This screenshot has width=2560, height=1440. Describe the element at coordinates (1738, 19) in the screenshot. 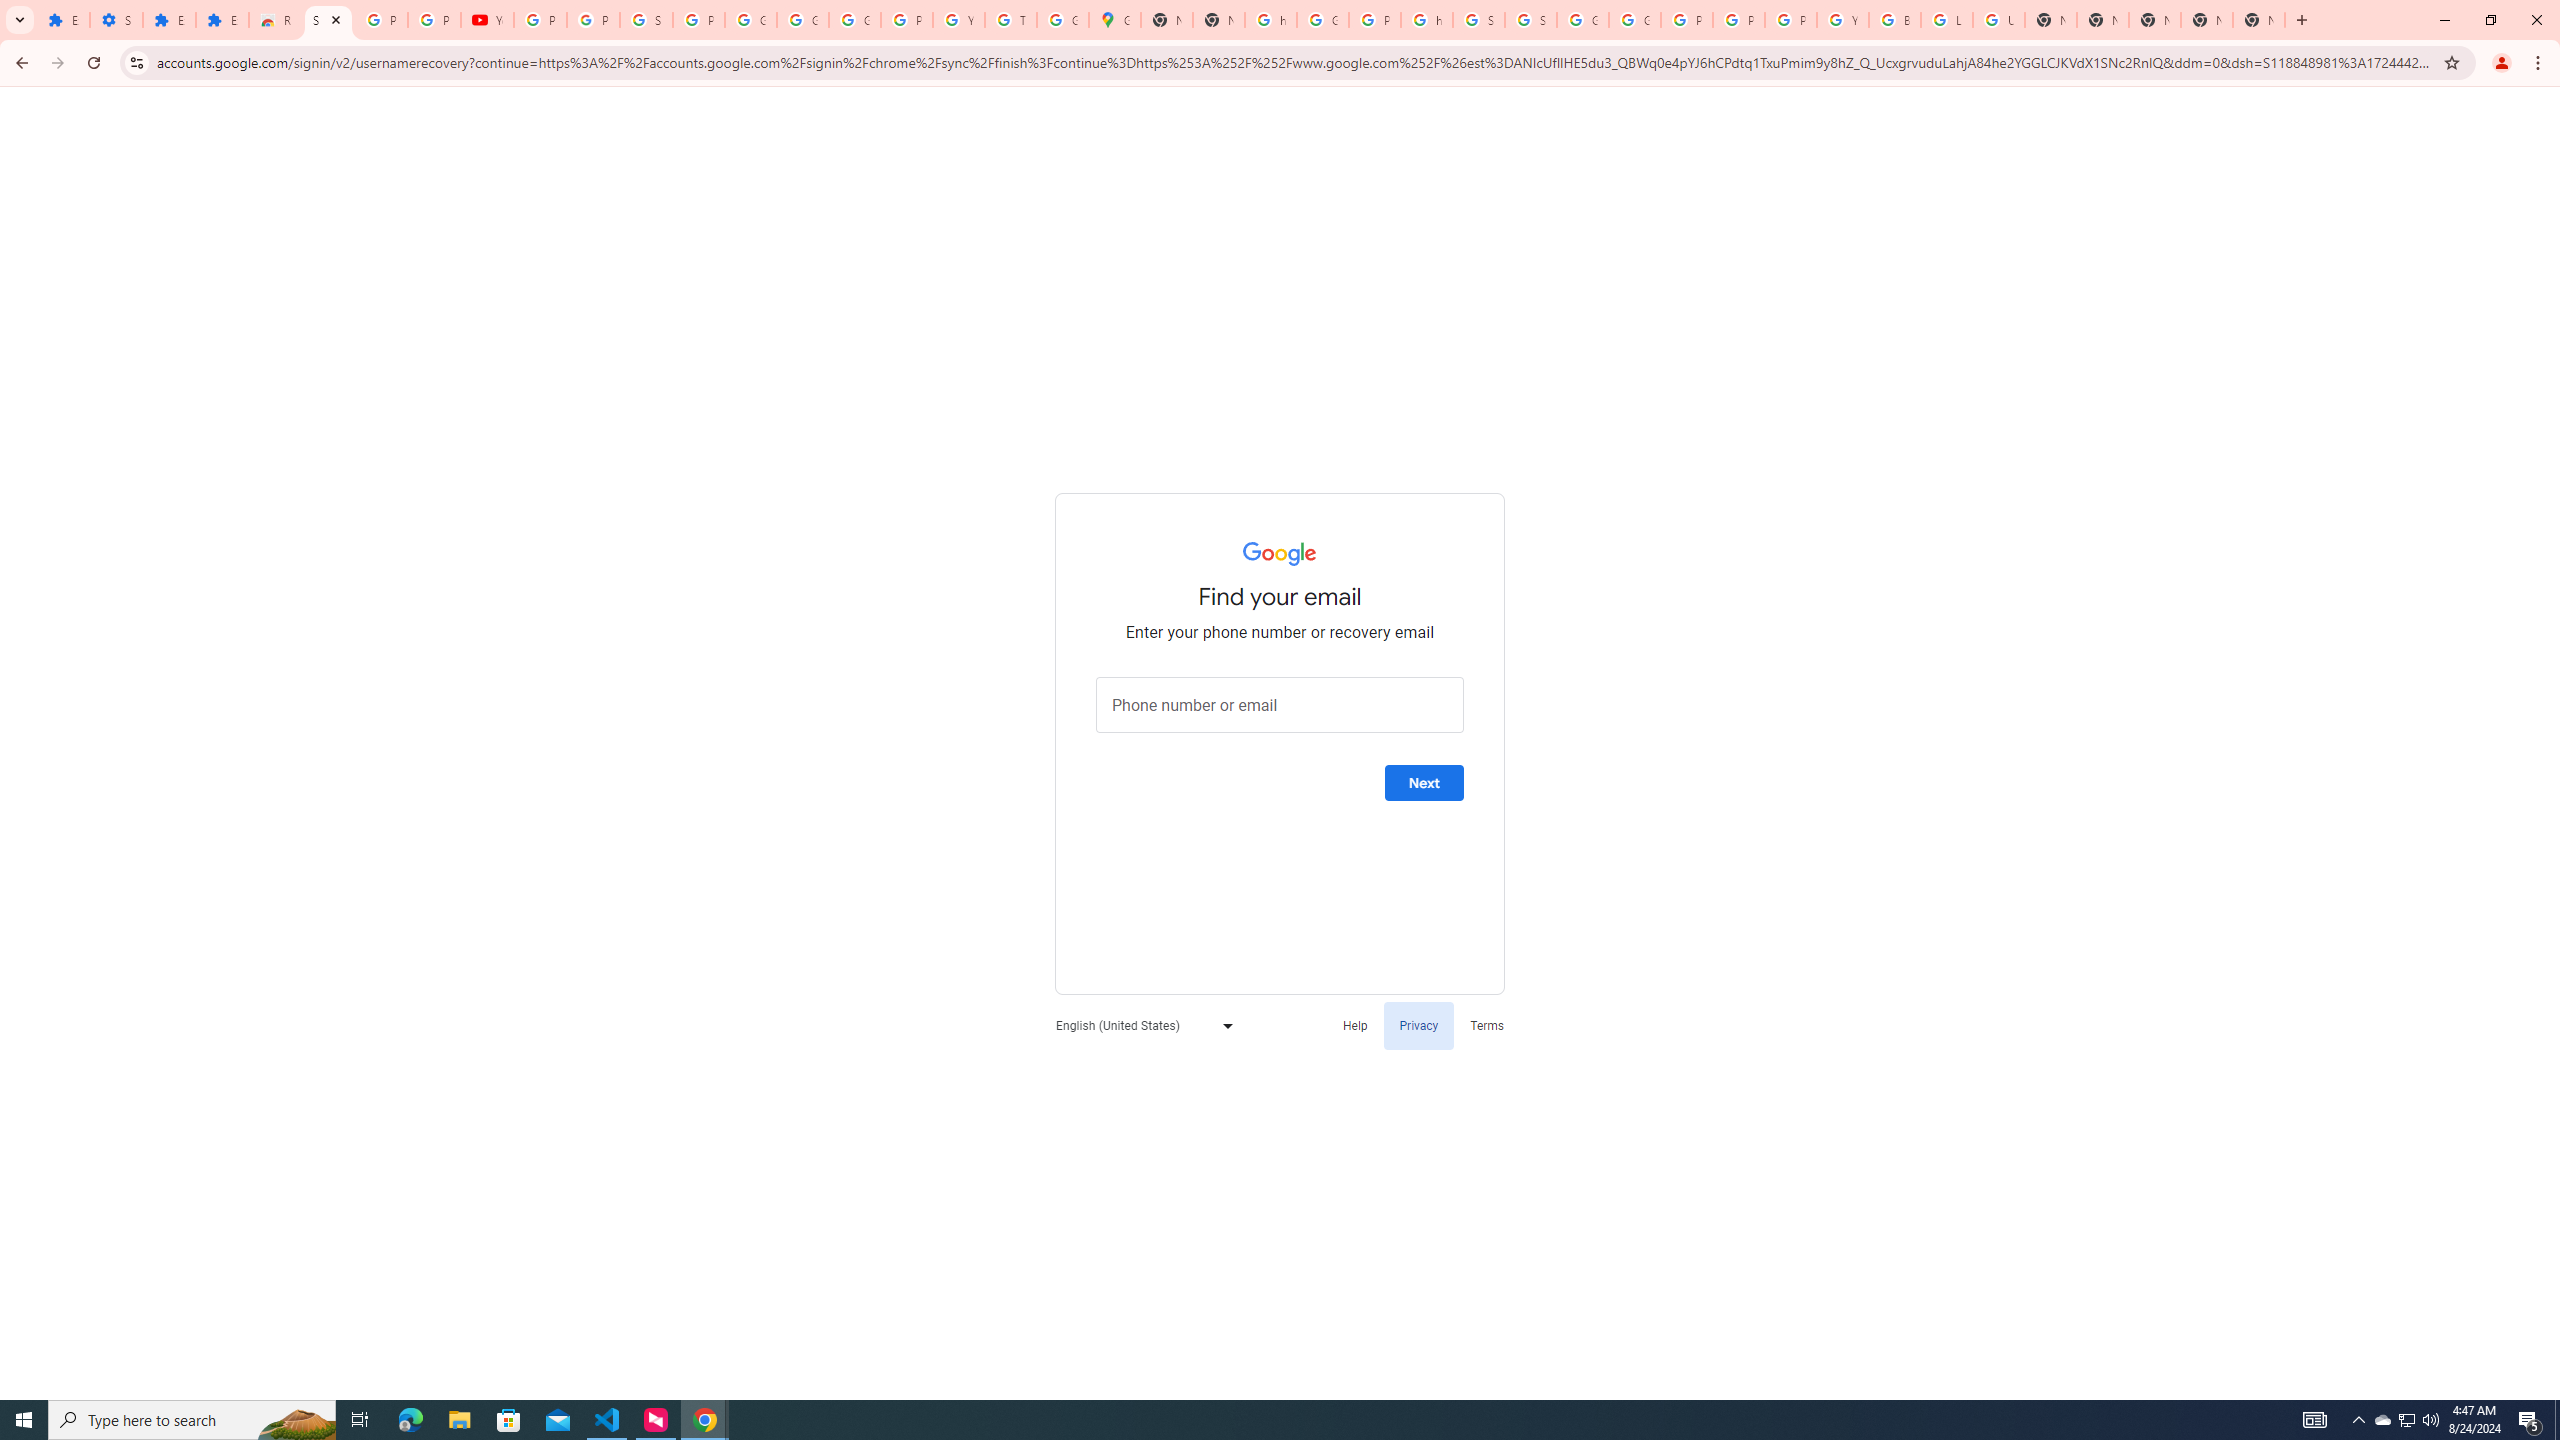

I see `'Privacy Help Center - Policies Help'` at that location.